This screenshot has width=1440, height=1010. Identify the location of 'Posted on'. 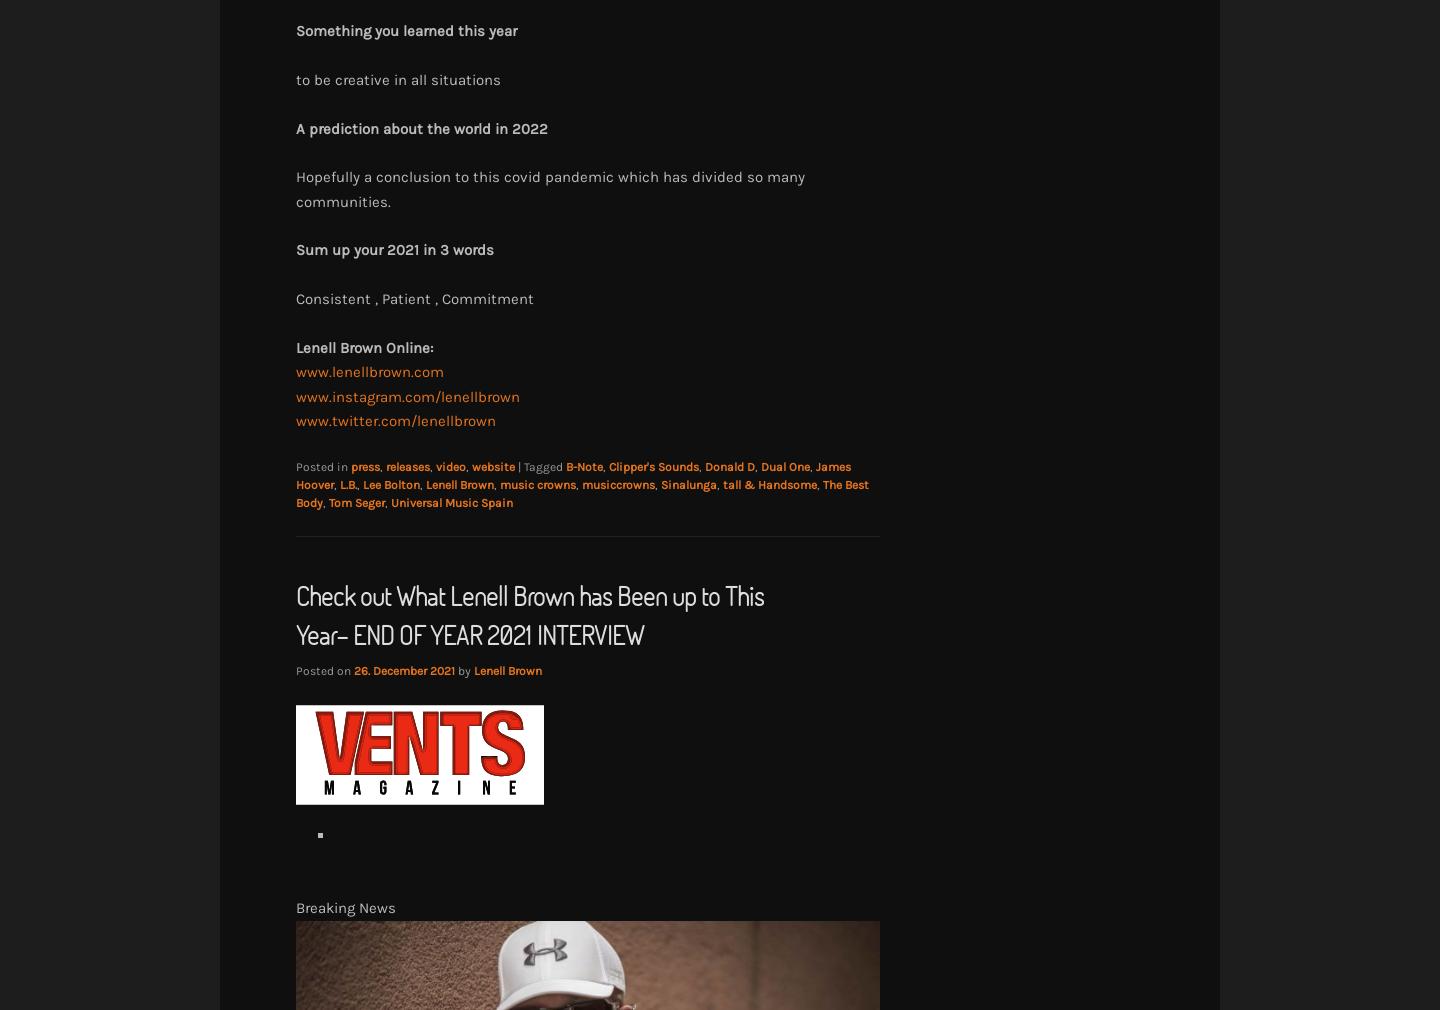
(325, 670).